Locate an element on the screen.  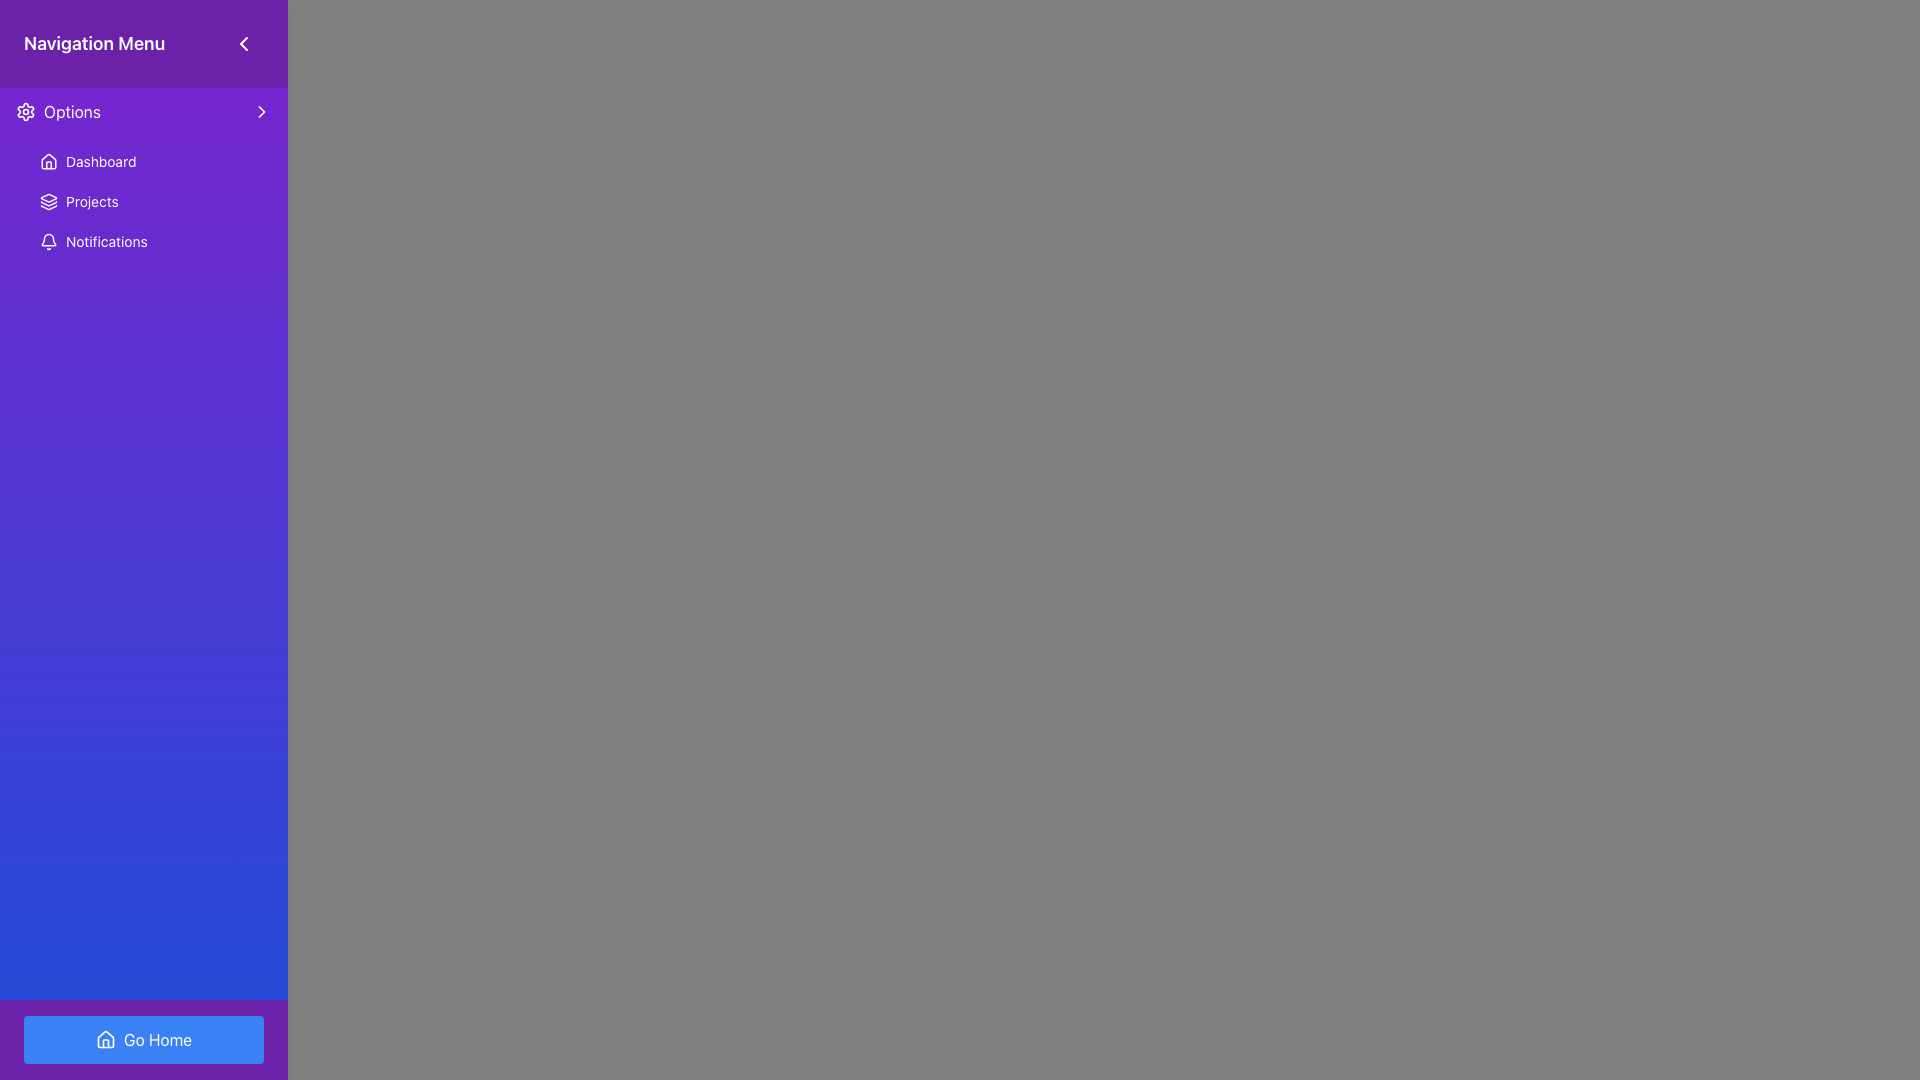
the notifications button, which is the third item in the vertical list of menu options under the 'Options' section is located at coordinates (155, 241).